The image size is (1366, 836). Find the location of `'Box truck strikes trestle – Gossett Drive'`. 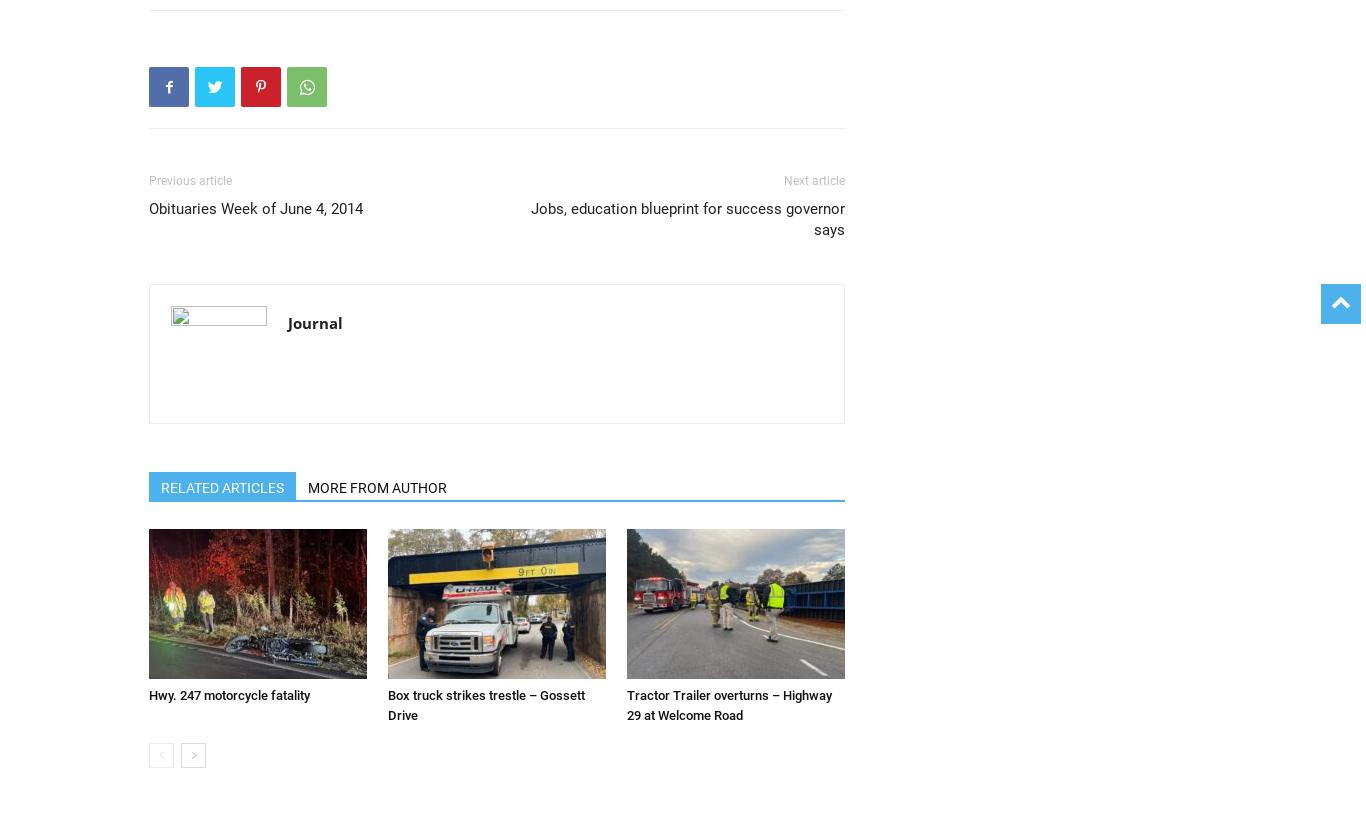

'Box truck strikes trestle – Gossett Drive' is located at coordinates (386, 705).